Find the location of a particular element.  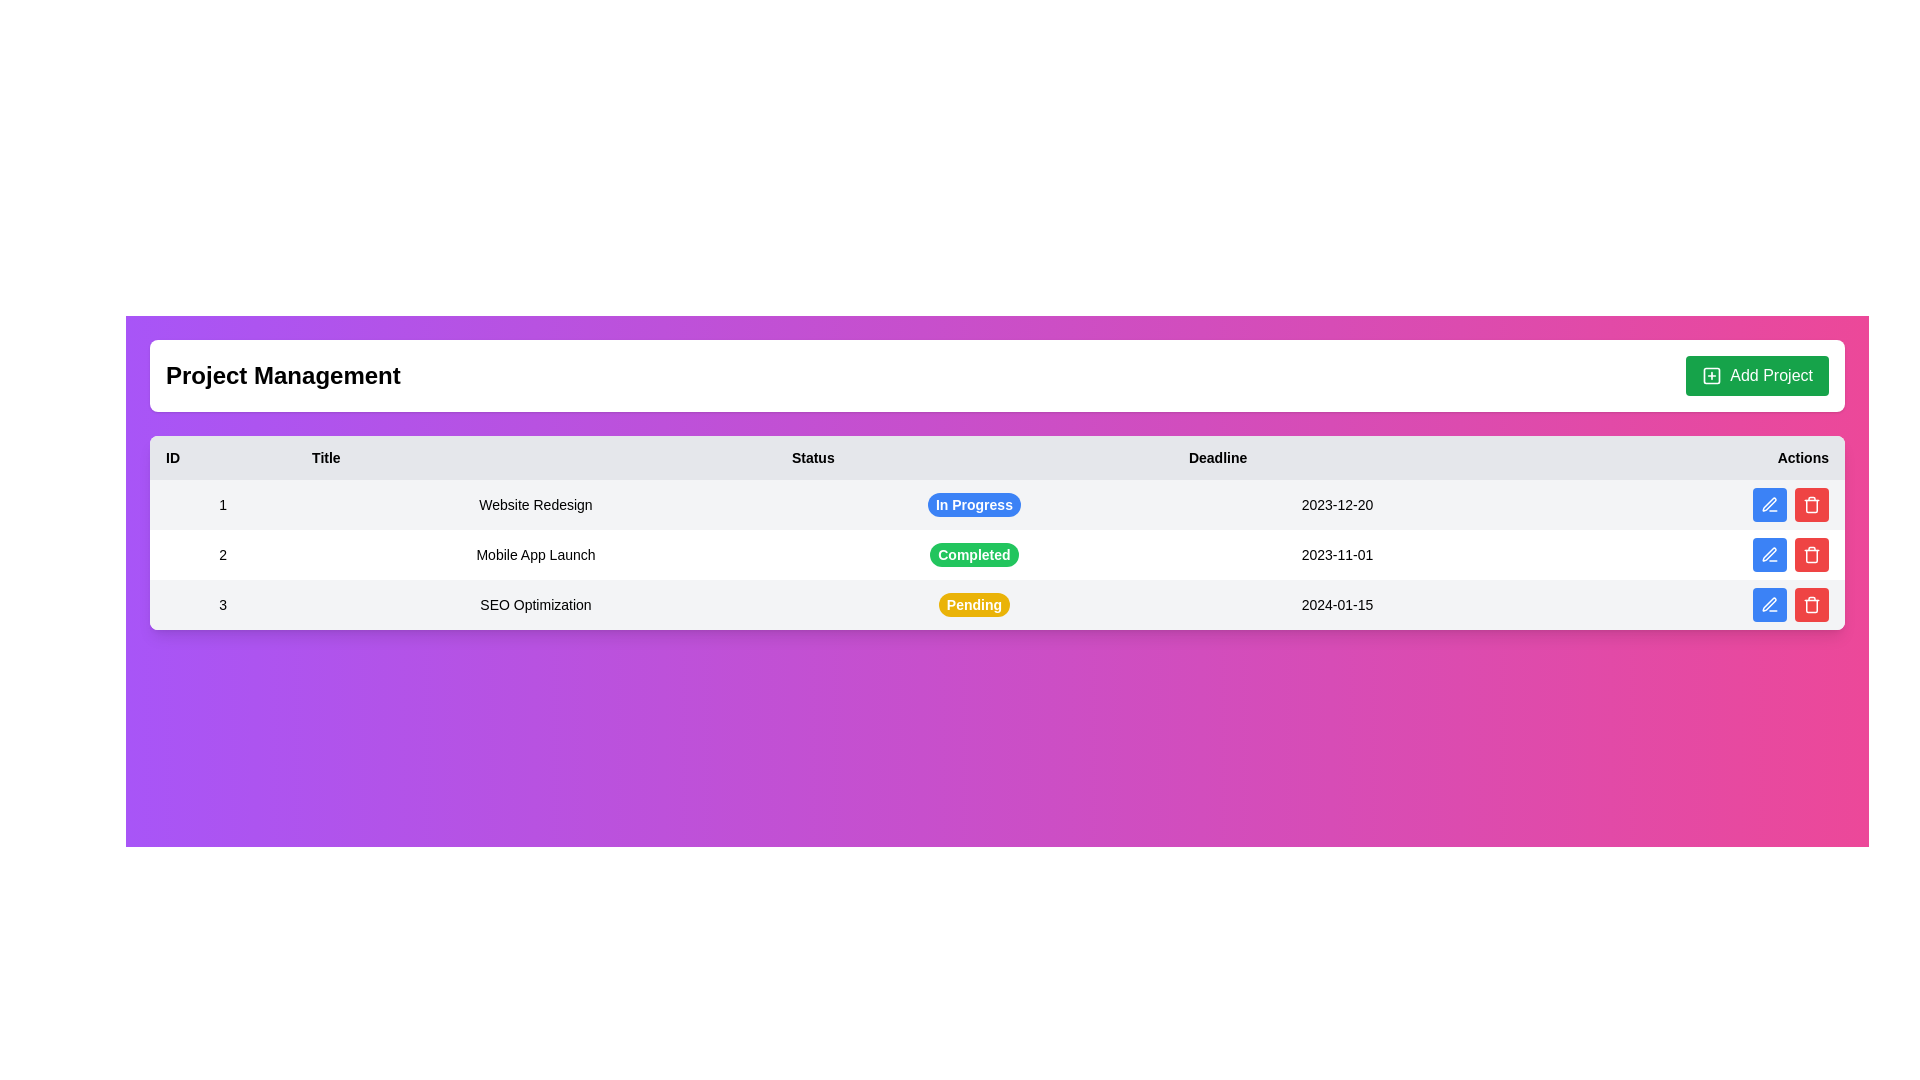

the delete button with a trash can icon located in the 'Actions' column of the table, specifically the third red button from the top, aligned to the right side of the row for 'SEO Optimization.' is located at coordinates (1811, 604).